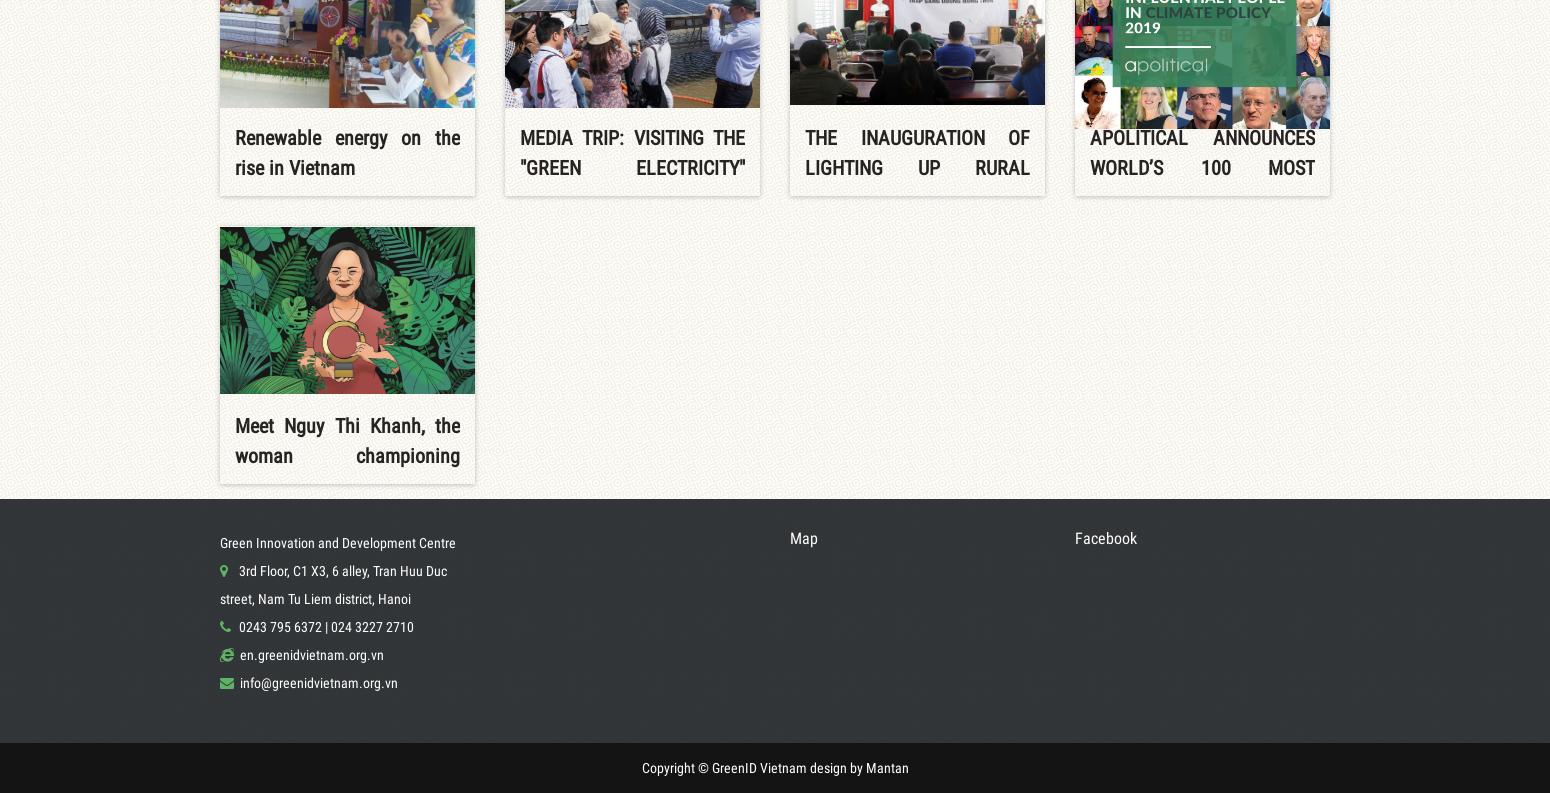 This screenshot has width=1550, height=793. Describe the element at coordinates (311, 652) in the screenshot. I see `'en.greenidvietnam.org.vn'` at that location.